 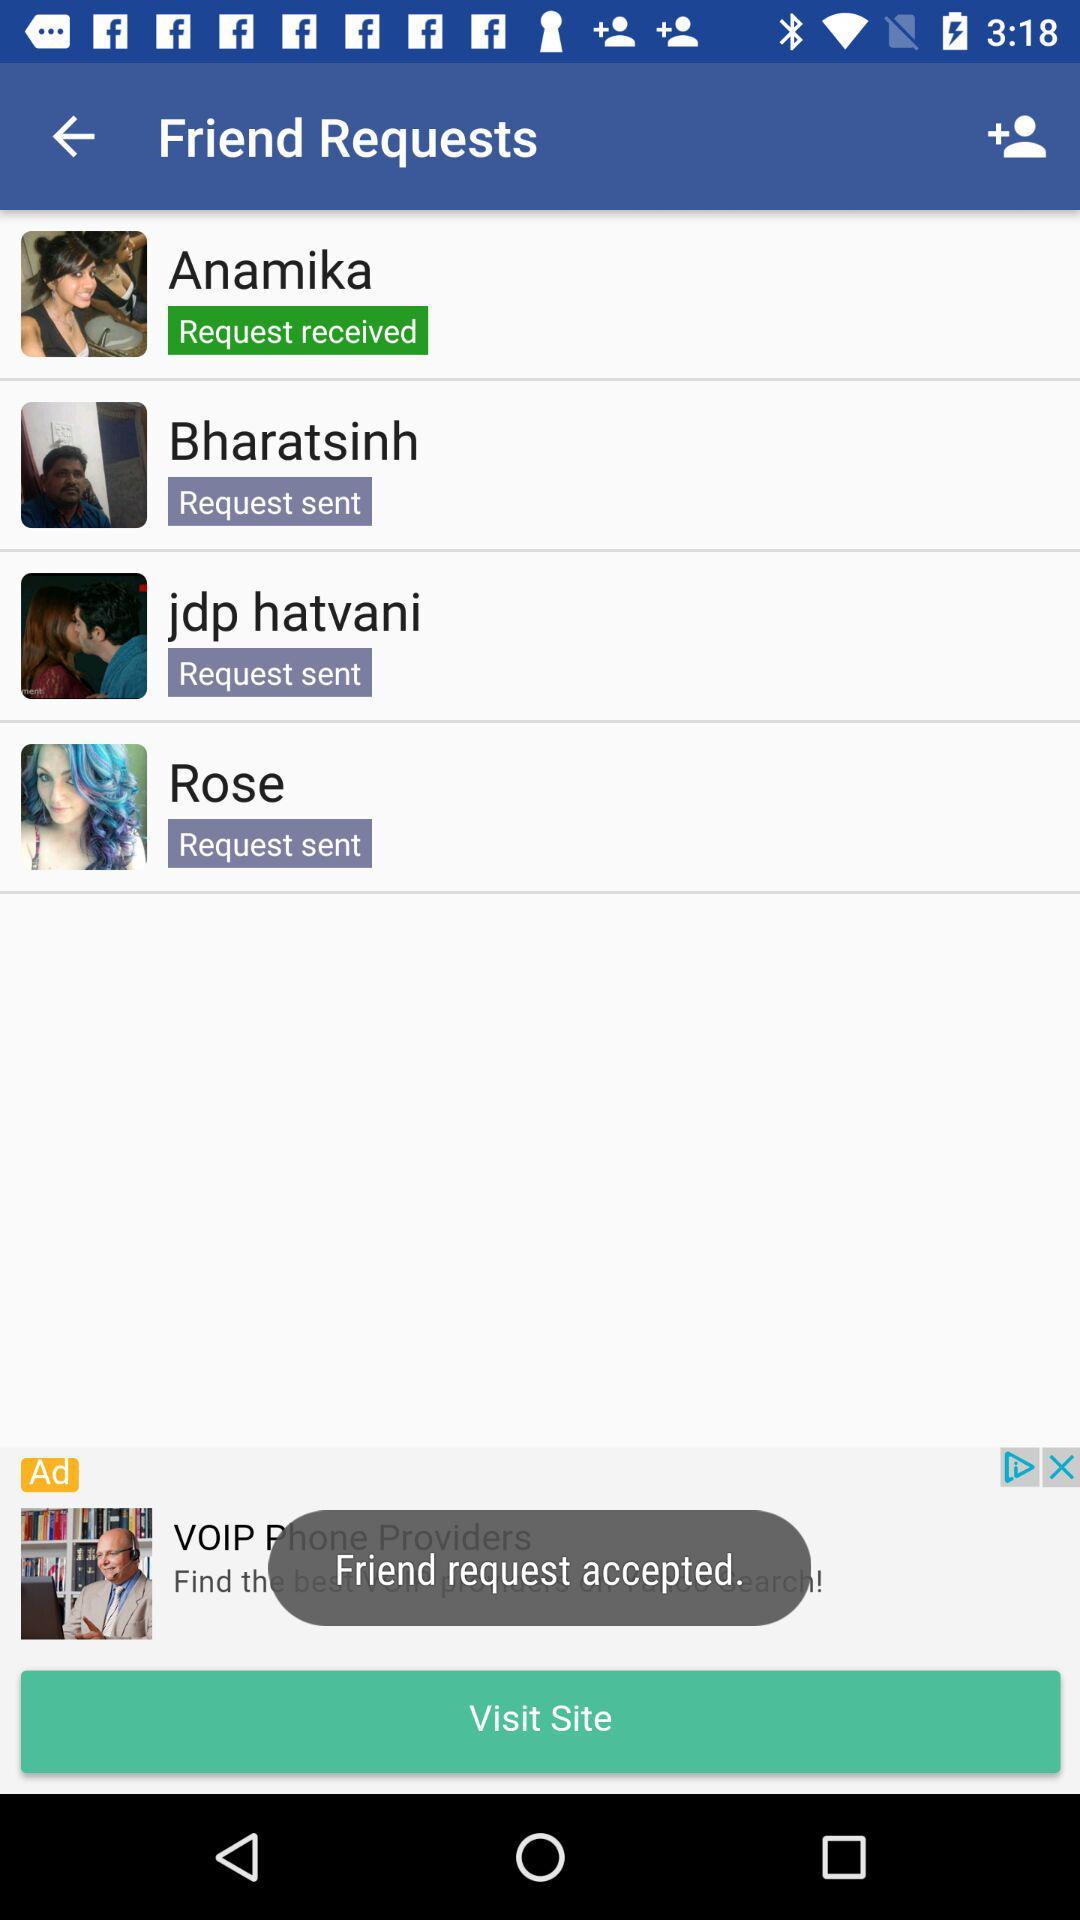 I want to click on avater icon, so click(x=83, y=635).